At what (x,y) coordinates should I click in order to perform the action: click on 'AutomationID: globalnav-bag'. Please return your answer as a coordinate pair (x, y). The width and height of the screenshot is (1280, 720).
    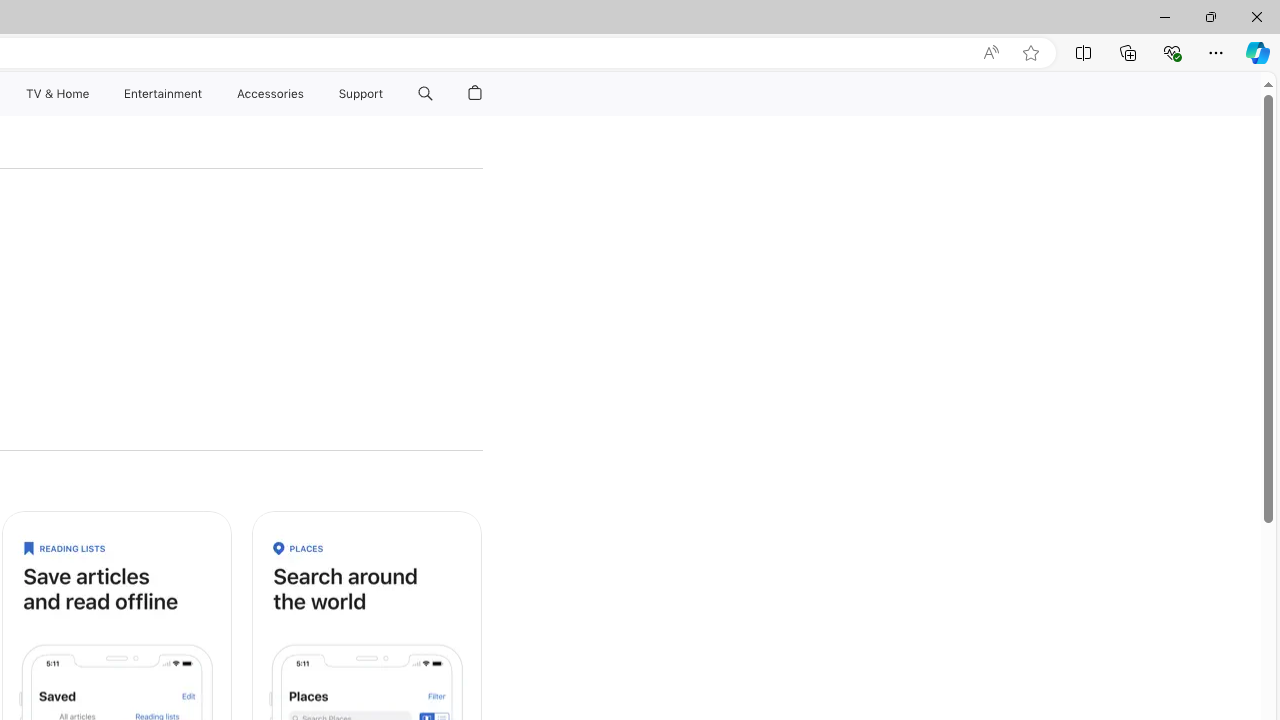
    Looking at the image, I should click on (474, 93).